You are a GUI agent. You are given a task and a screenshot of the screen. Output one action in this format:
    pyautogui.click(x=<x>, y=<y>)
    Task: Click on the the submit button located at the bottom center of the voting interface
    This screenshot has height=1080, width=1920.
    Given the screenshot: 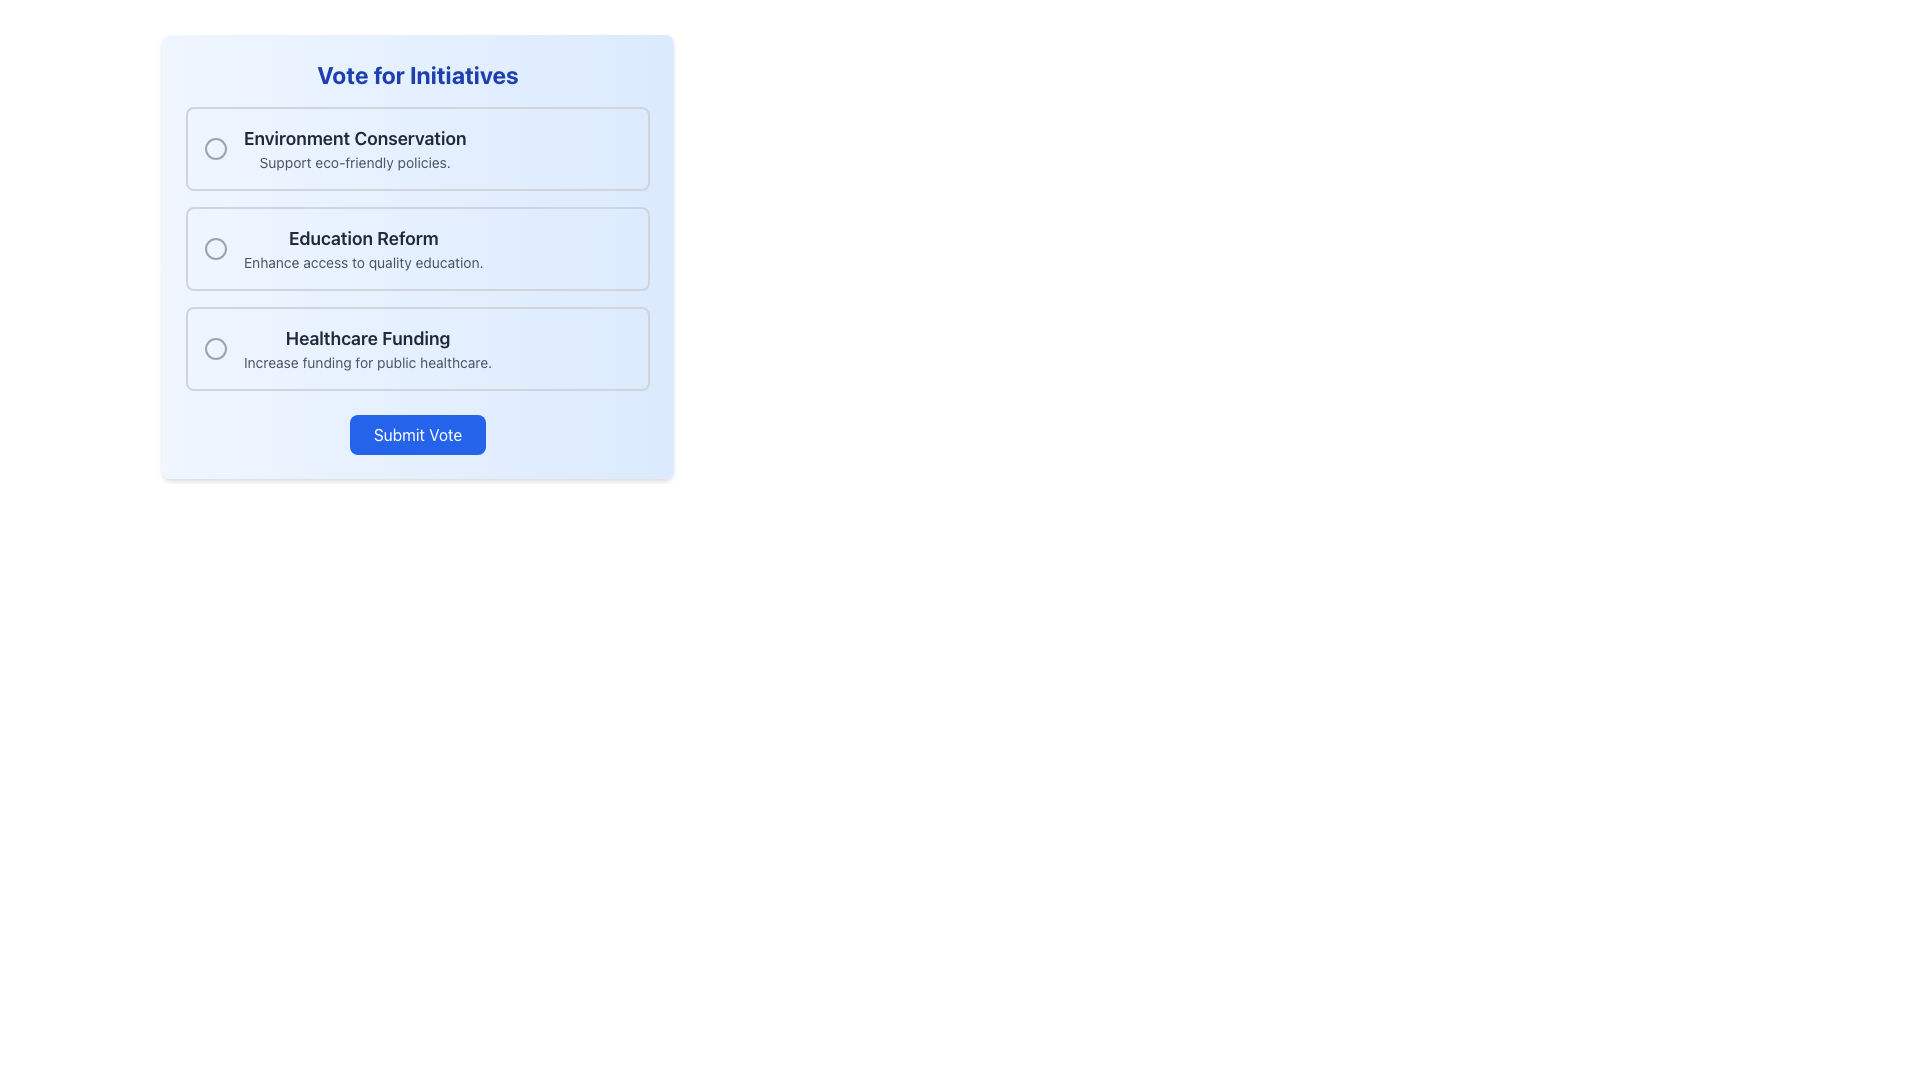 What is the action you would take?
    pyautogui.click(x=416, y=434)
    